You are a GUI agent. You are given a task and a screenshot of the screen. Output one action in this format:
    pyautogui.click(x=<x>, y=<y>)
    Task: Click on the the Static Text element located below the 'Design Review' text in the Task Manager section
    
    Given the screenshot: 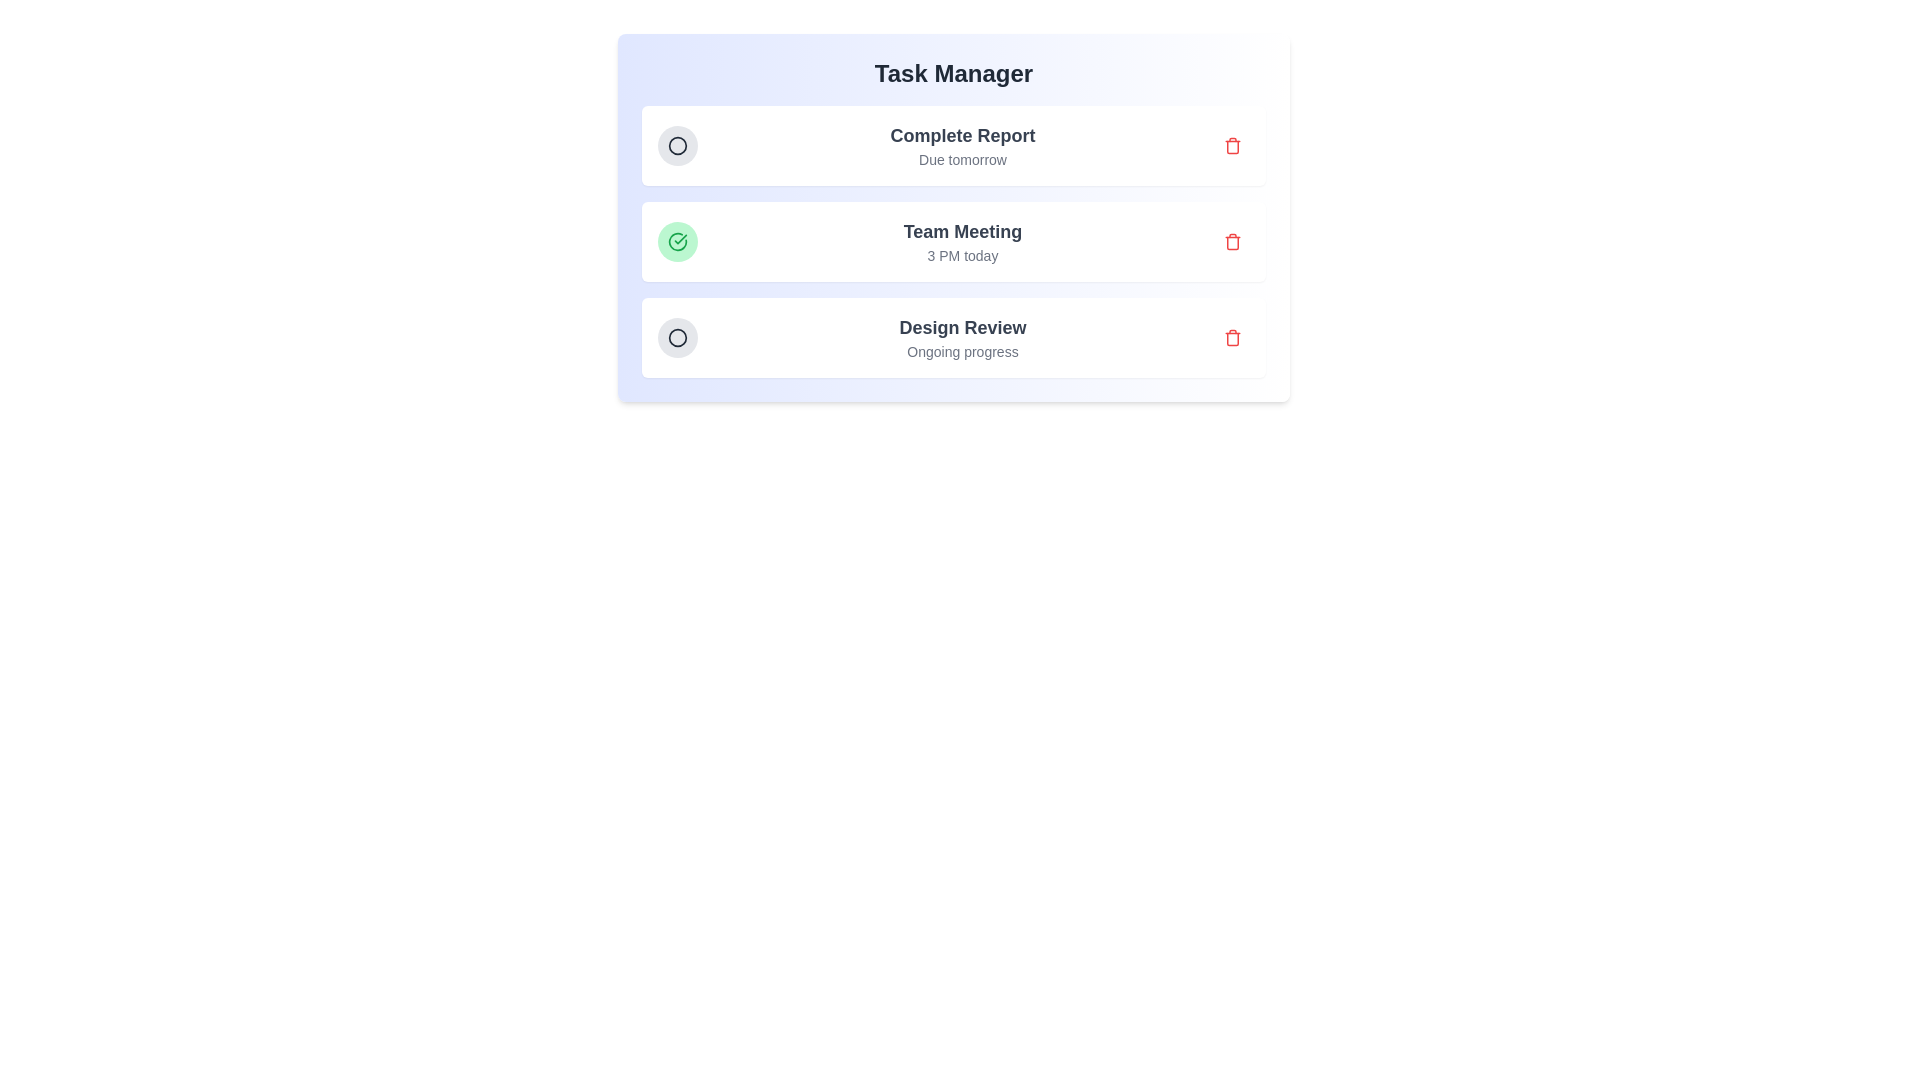 What is the action you would take?
    pyautogui.click(x=963, y=350)
    